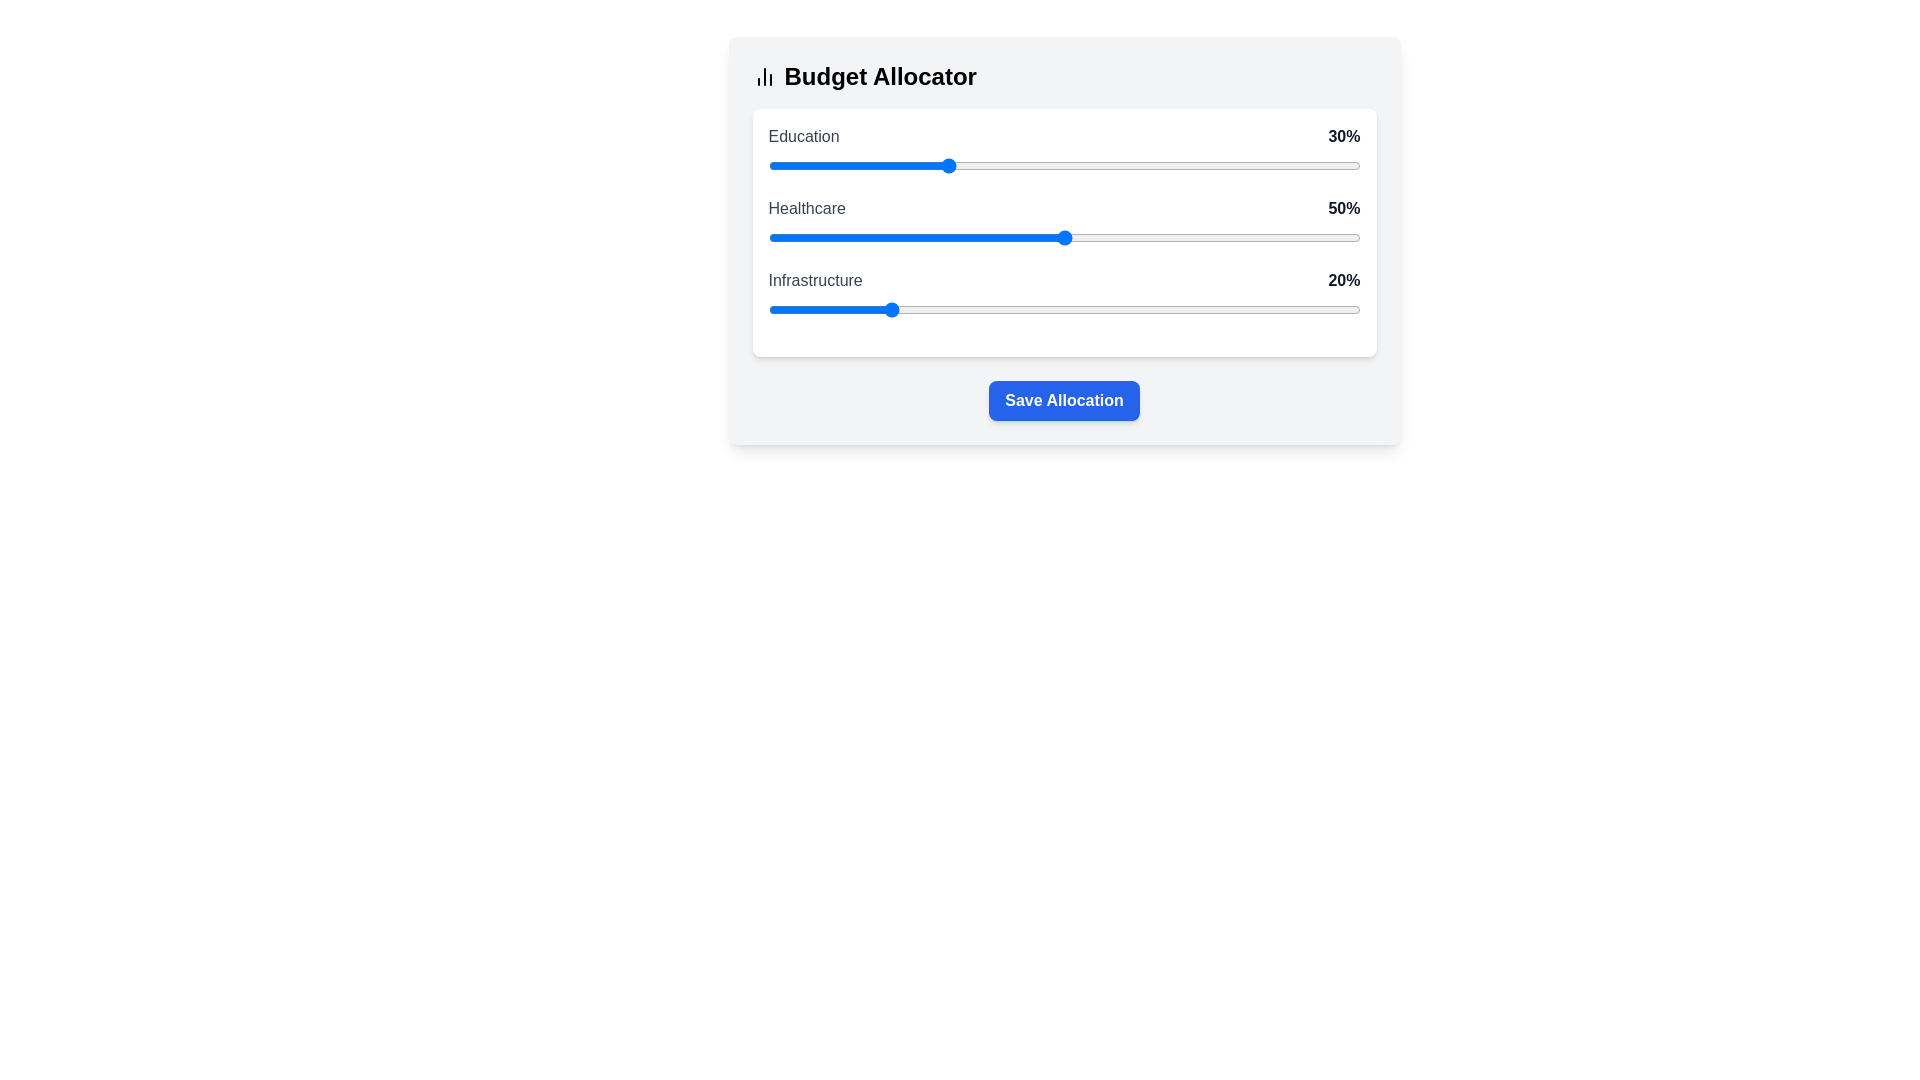  I want to click on infrastructure allocation, so click(1153, 309).